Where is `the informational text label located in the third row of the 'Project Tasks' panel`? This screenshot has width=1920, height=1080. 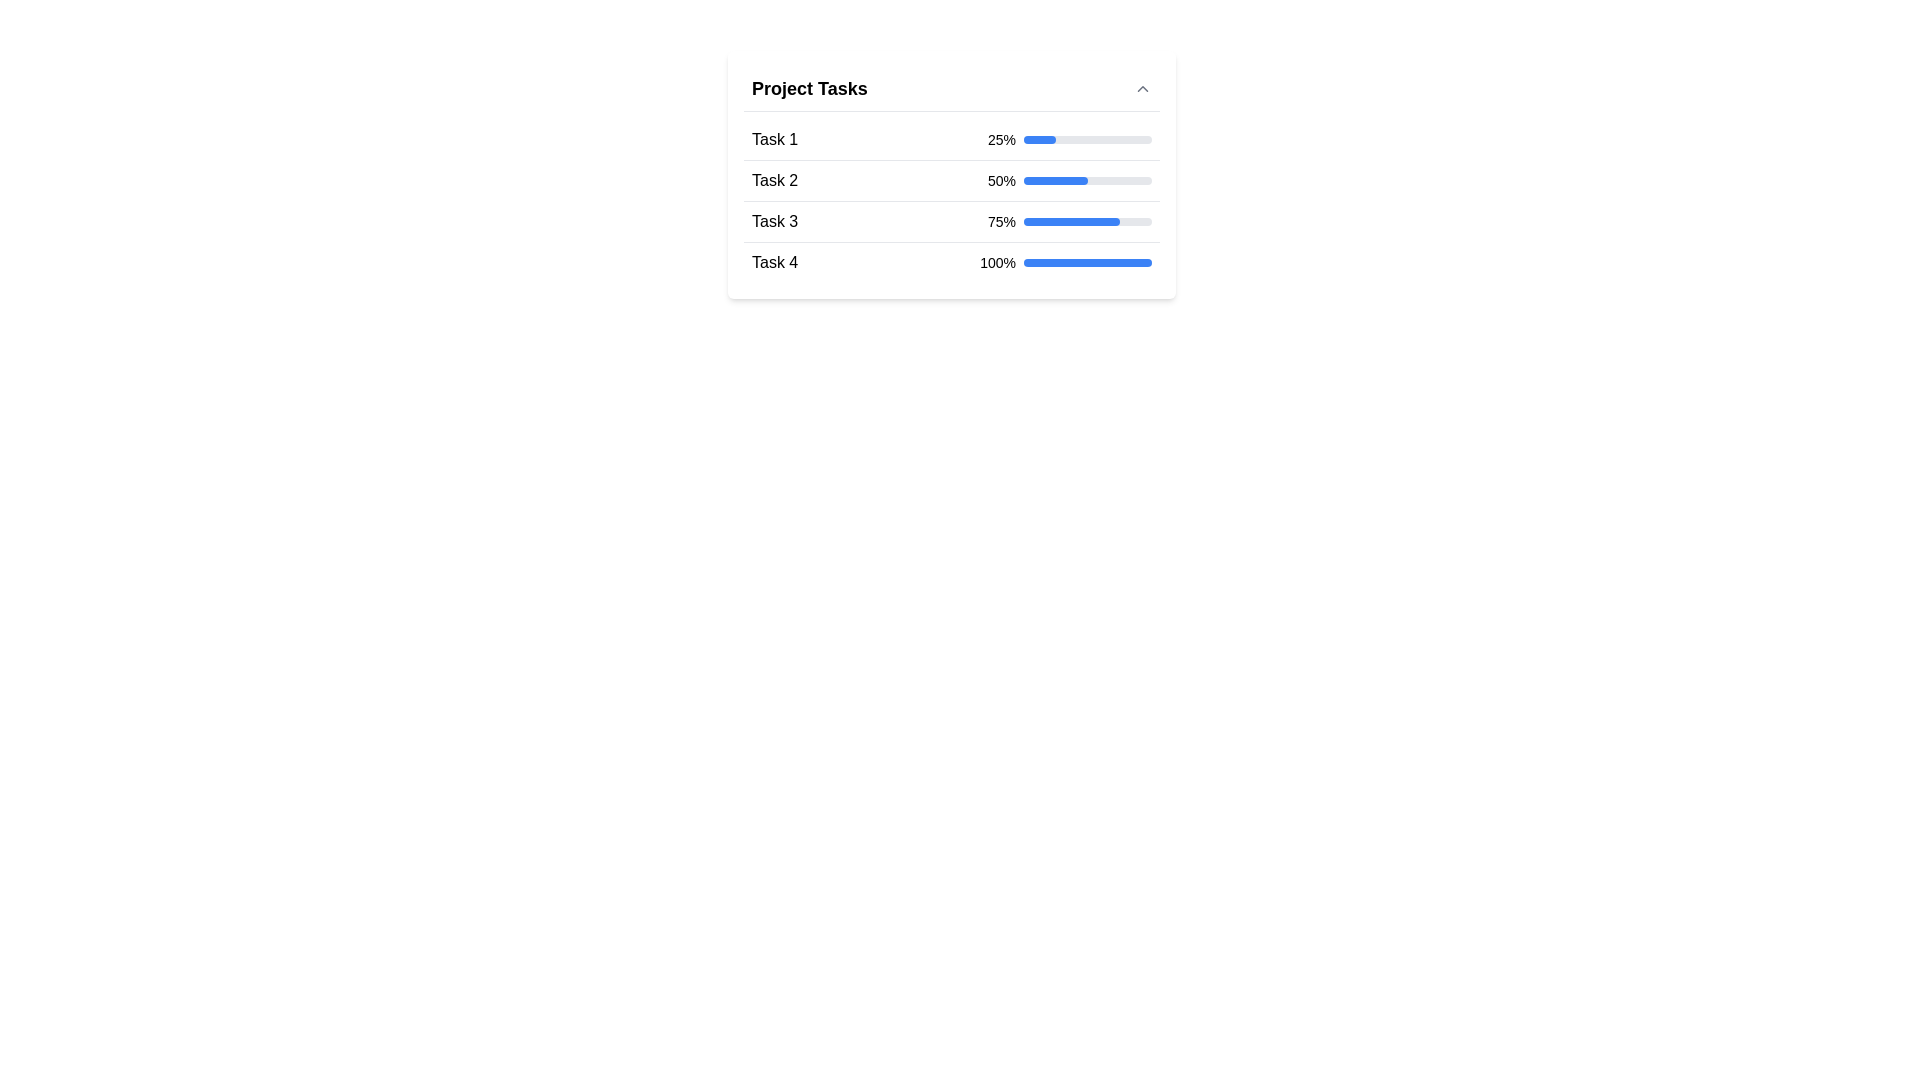 the informational text label located in the third row of the 'Project Tasks' panel is located at coordinates (773, 222).